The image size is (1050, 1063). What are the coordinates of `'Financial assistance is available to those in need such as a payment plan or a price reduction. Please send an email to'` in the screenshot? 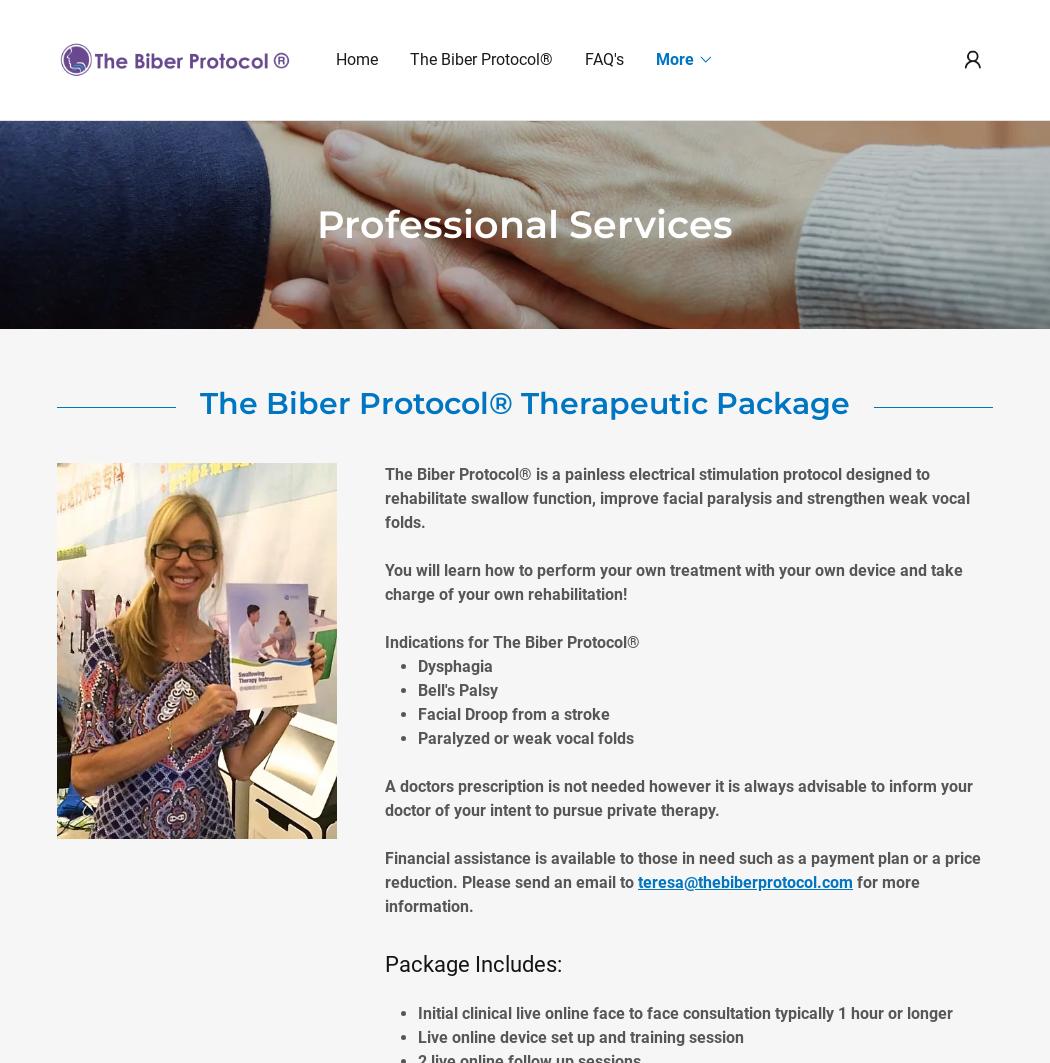 It's located at (683, 868).